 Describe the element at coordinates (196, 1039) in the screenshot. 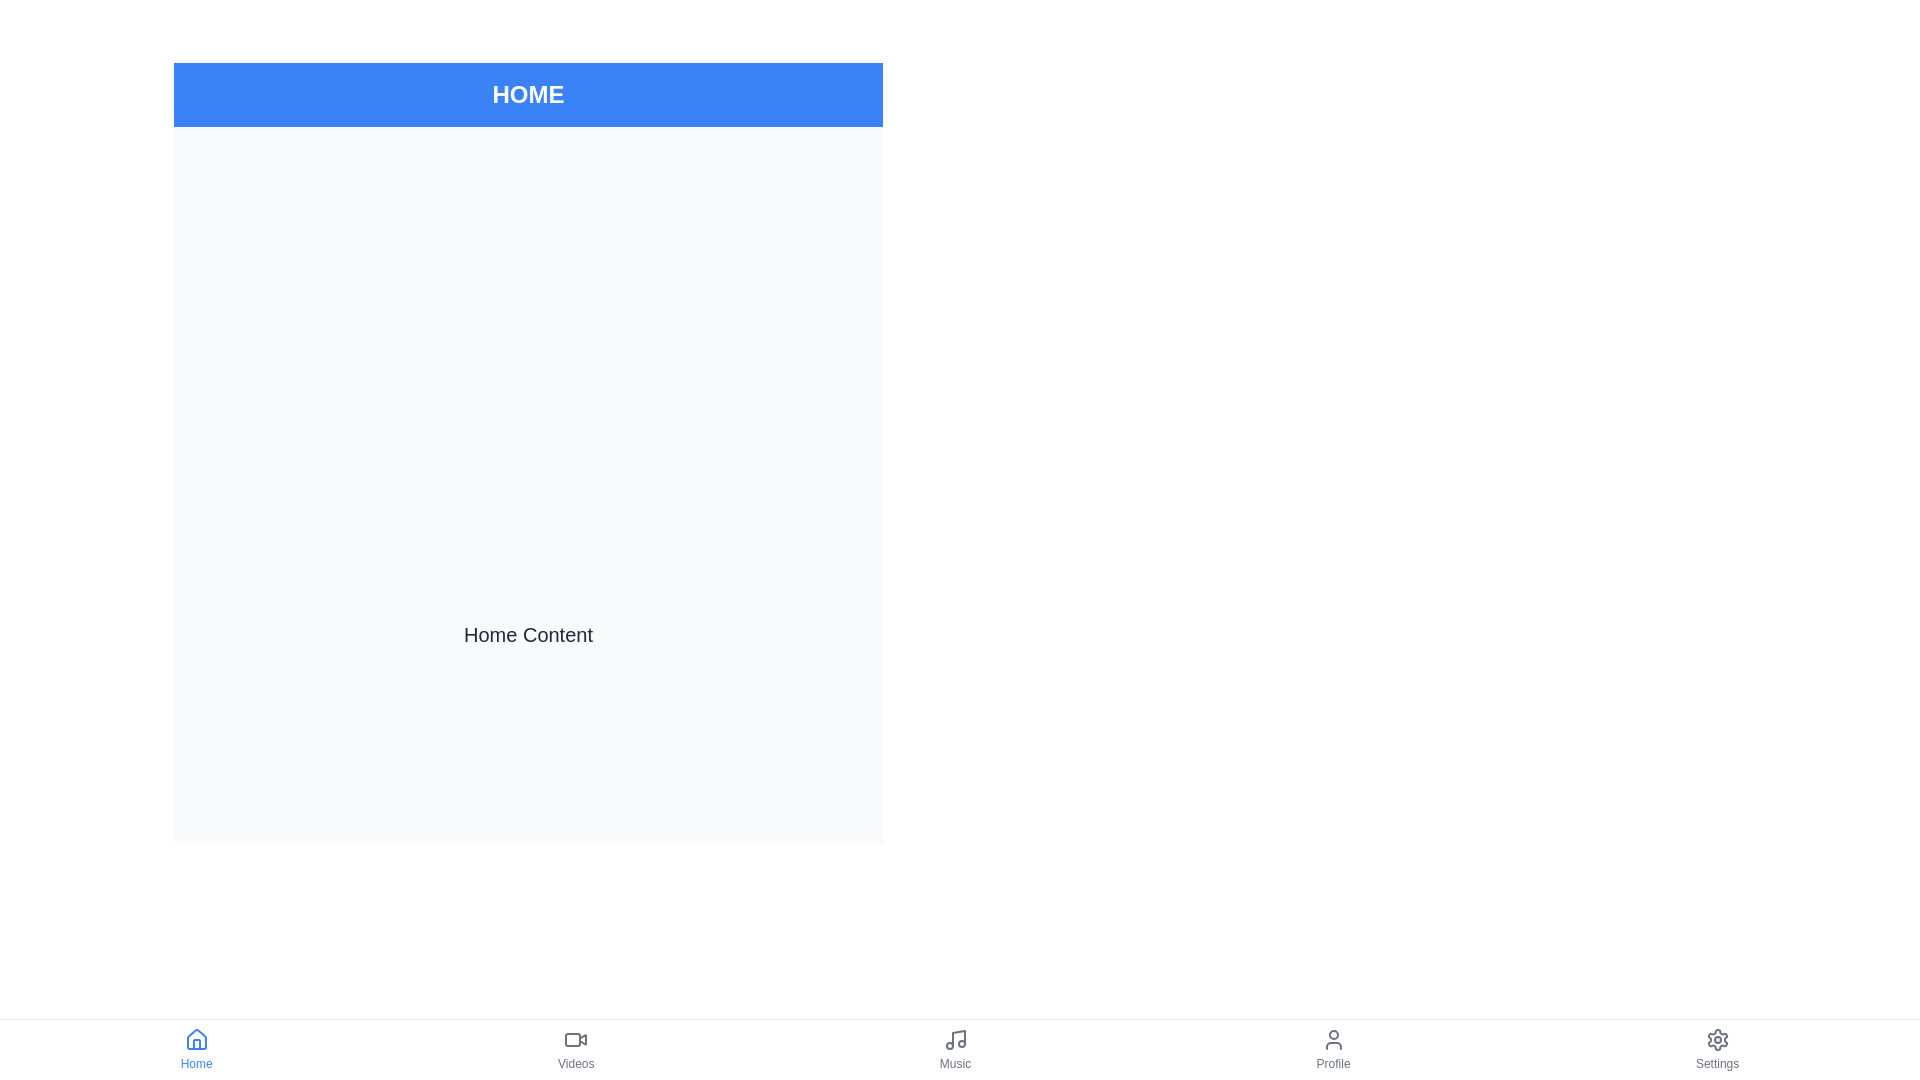

I see `the small house icon, which is styled in blue and located in the bottom navigation bar under the 'Home' text` at that location.